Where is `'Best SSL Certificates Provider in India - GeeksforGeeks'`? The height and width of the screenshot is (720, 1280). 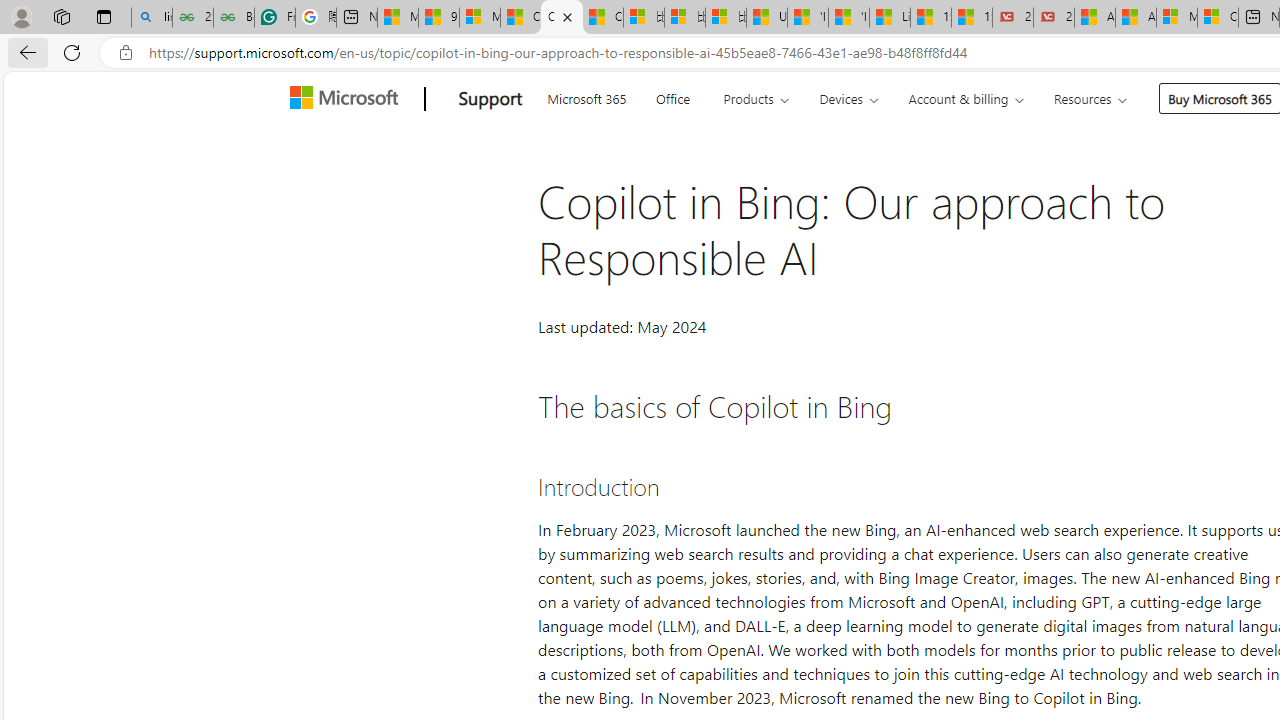 'Best SSL Certificates Provider in India - GeeksforGeeks' is located at coordinates (233, 17).